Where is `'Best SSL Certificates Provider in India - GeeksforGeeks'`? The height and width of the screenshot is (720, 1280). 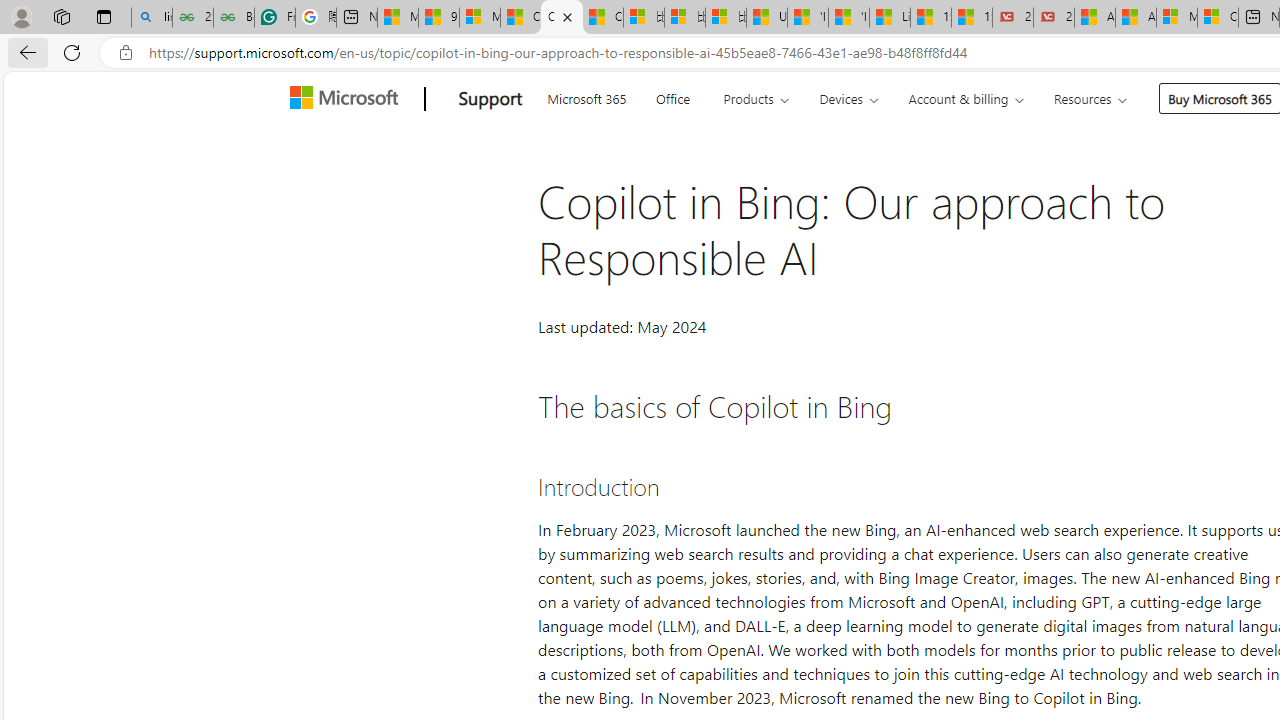 'Best SSL Certificates Provider in India - GeeksforGeeks' is located at coordinates (233, 17).